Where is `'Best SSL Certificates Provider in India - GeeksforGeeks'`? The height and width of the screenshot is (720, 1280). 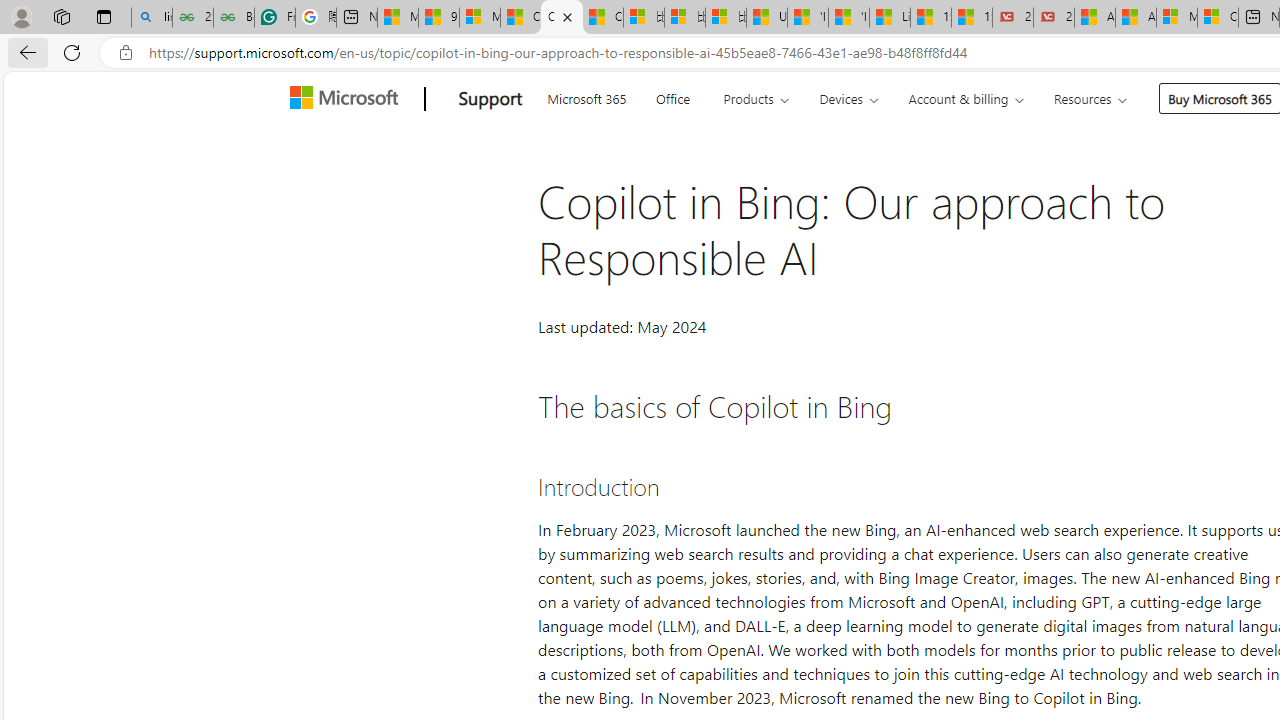 'Best SSL Certificates Provider in India - GeeksforGeeks' is located at coordinates (233, 17).